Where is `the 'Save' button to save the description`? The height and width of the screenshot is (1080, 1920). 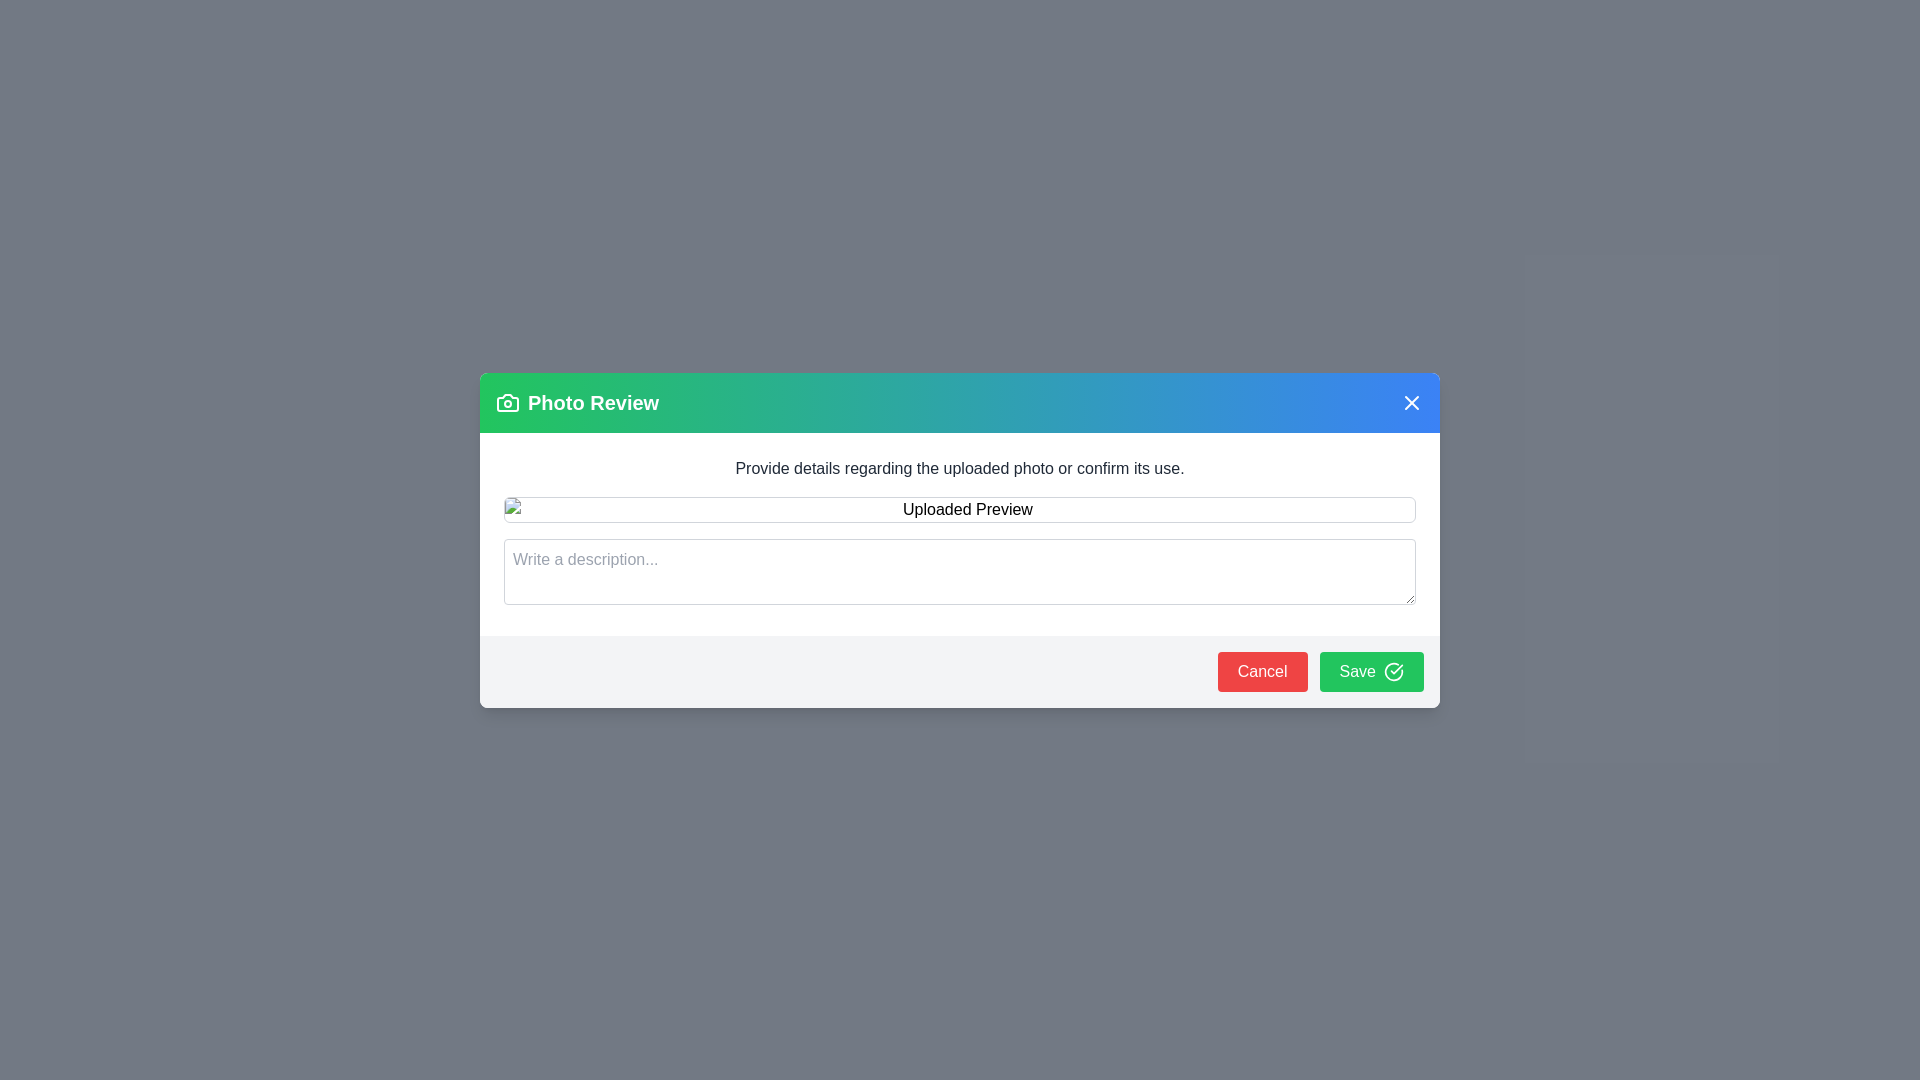
the 'Save' button to save the description is located at coordinates (1370, 671).